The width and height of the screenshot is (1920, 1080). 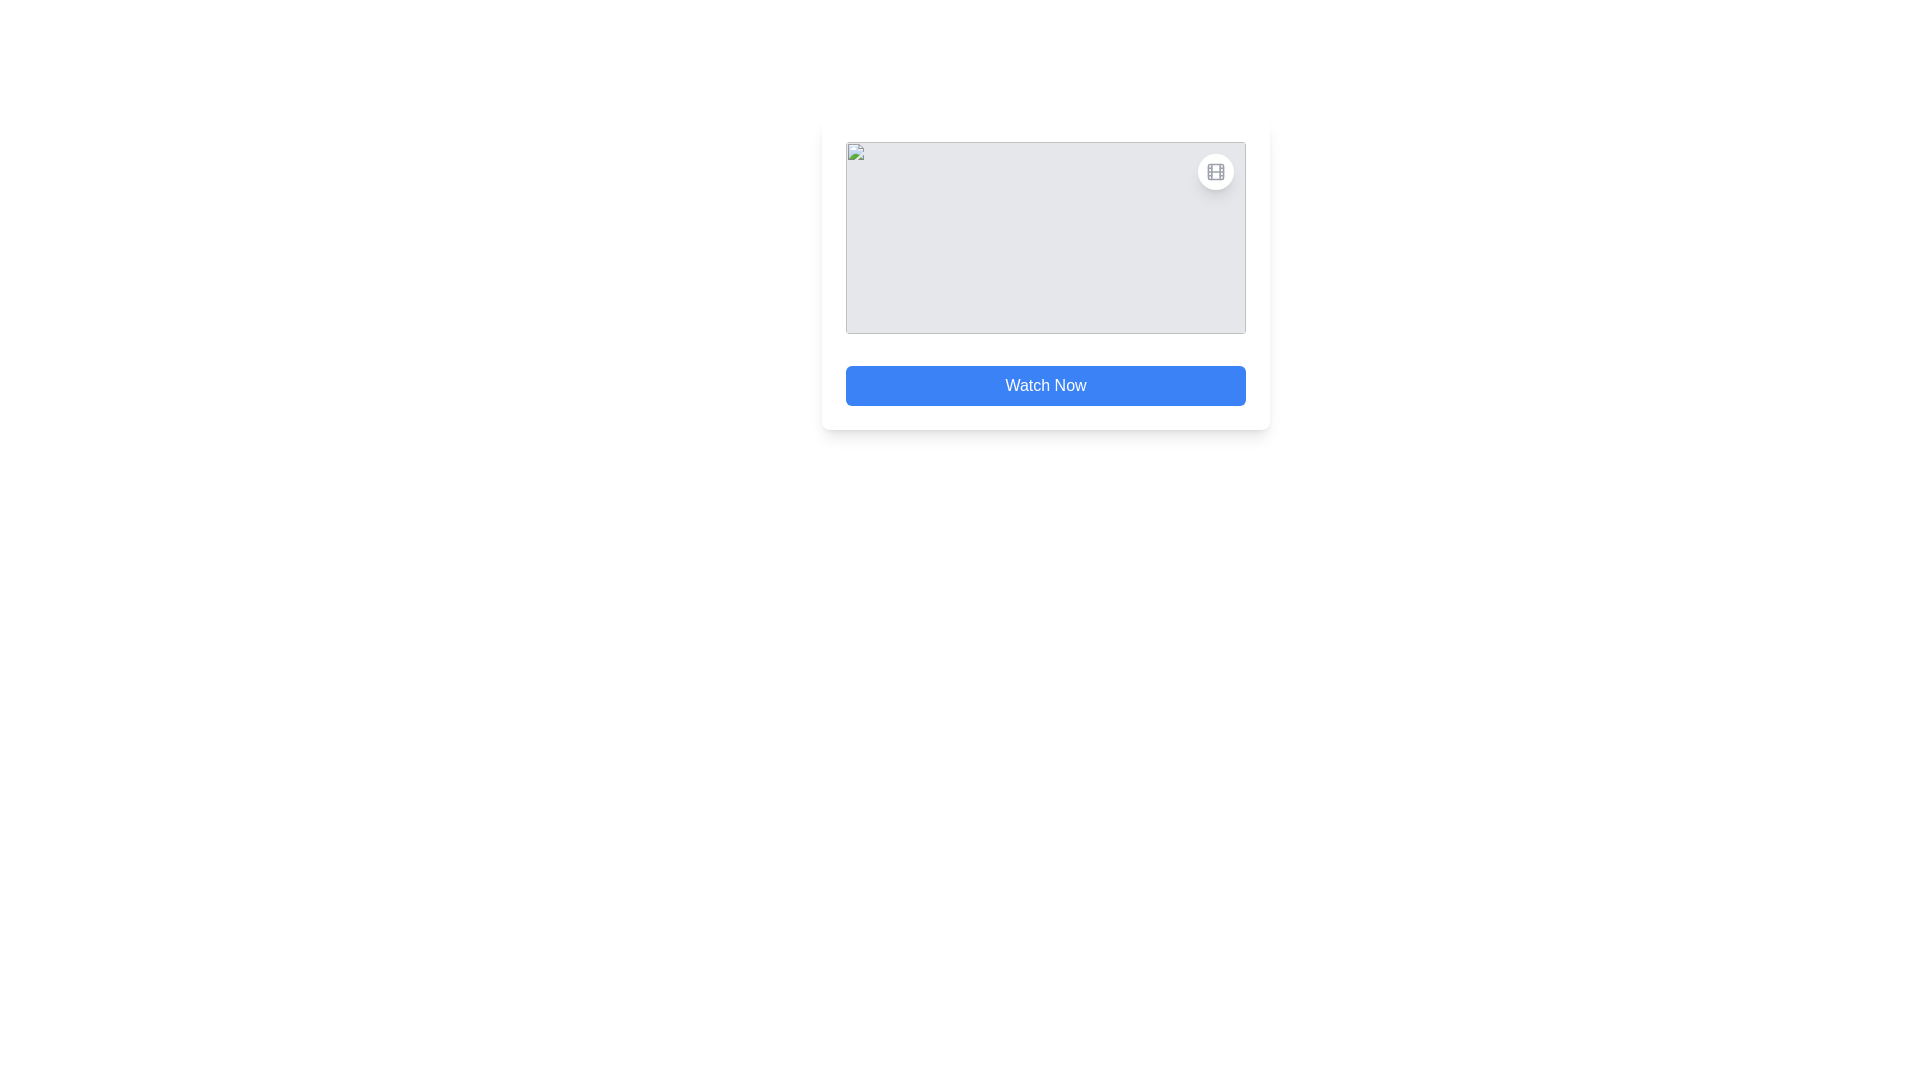 What do you see at coordinates (1214, 171) in the screenshot?
I see `the film reel icon located in the top-right corner of the card to trigger a tooltip or highlight effect` at bounding box center [1214, 171].